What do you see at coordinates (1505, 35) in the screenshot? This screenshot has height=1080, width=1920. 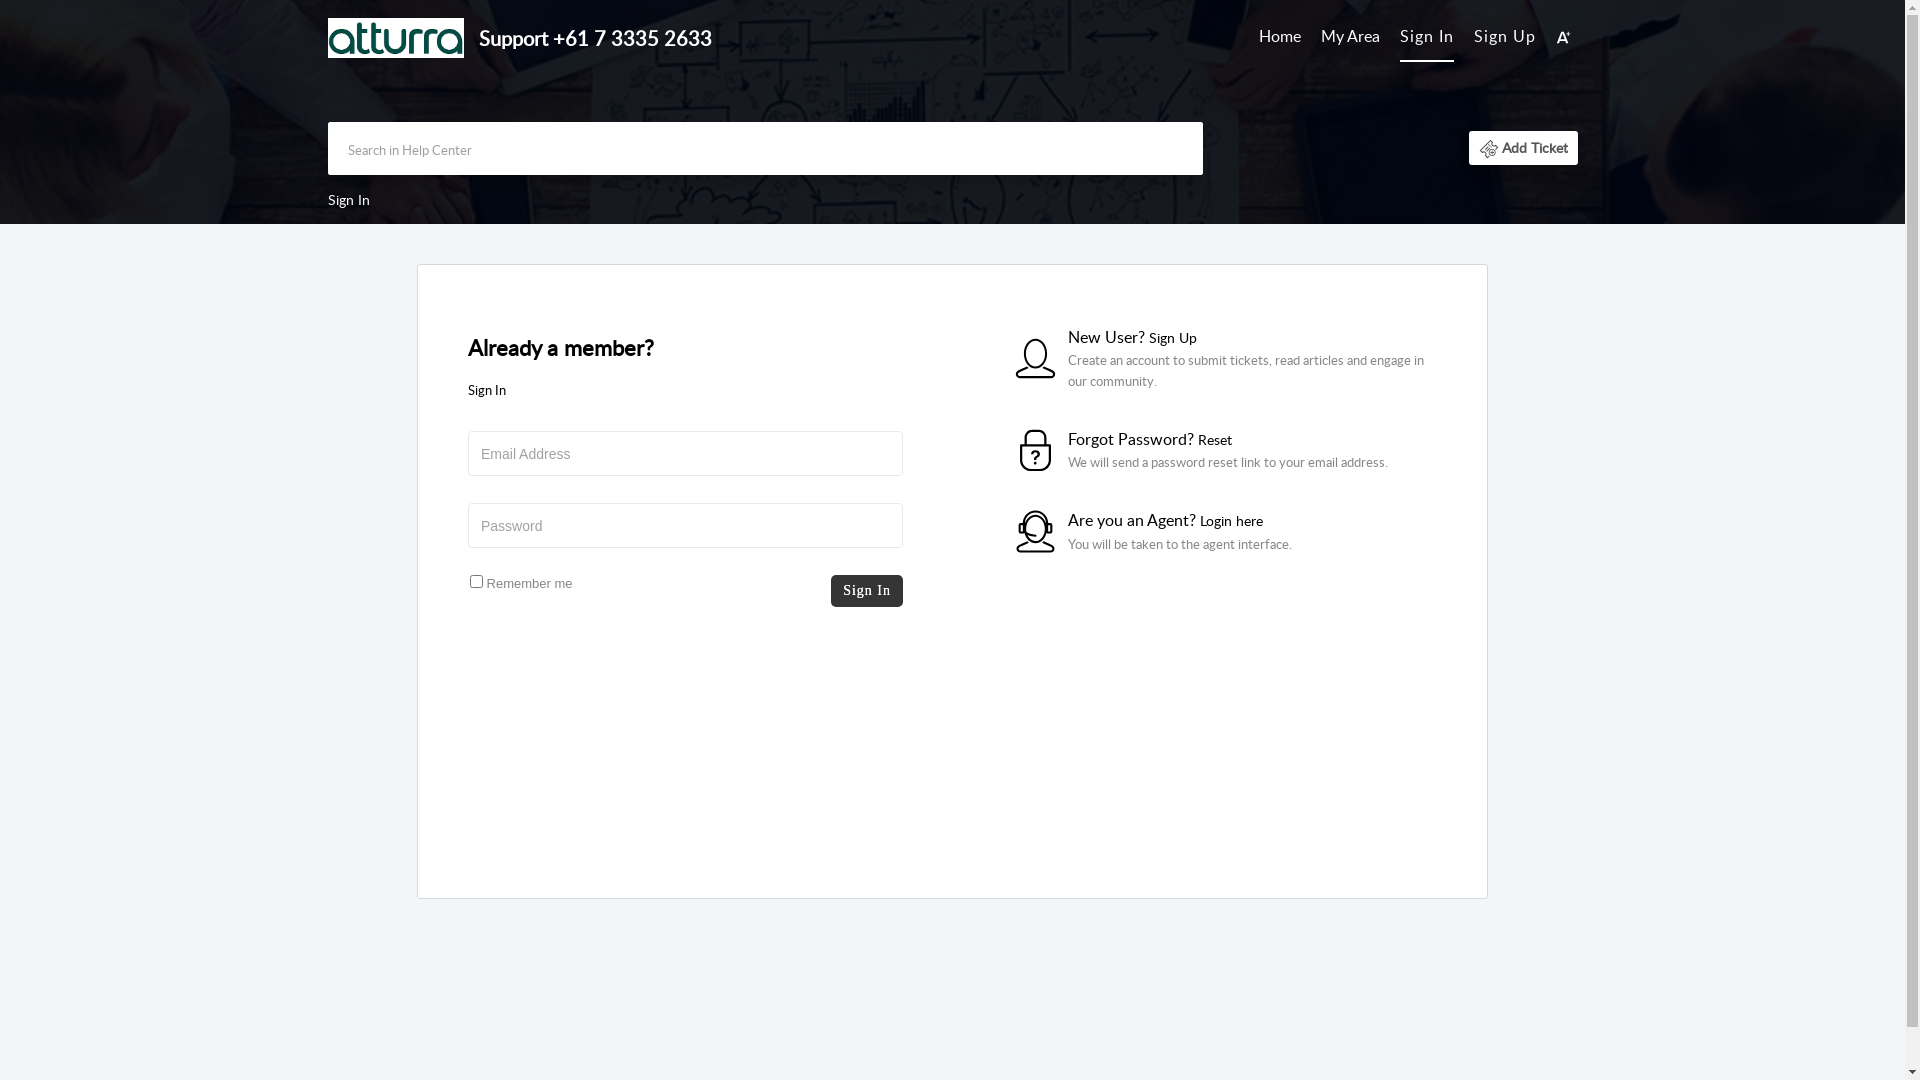 I see `'Sign Up'` at bounding box center [1505, 35].